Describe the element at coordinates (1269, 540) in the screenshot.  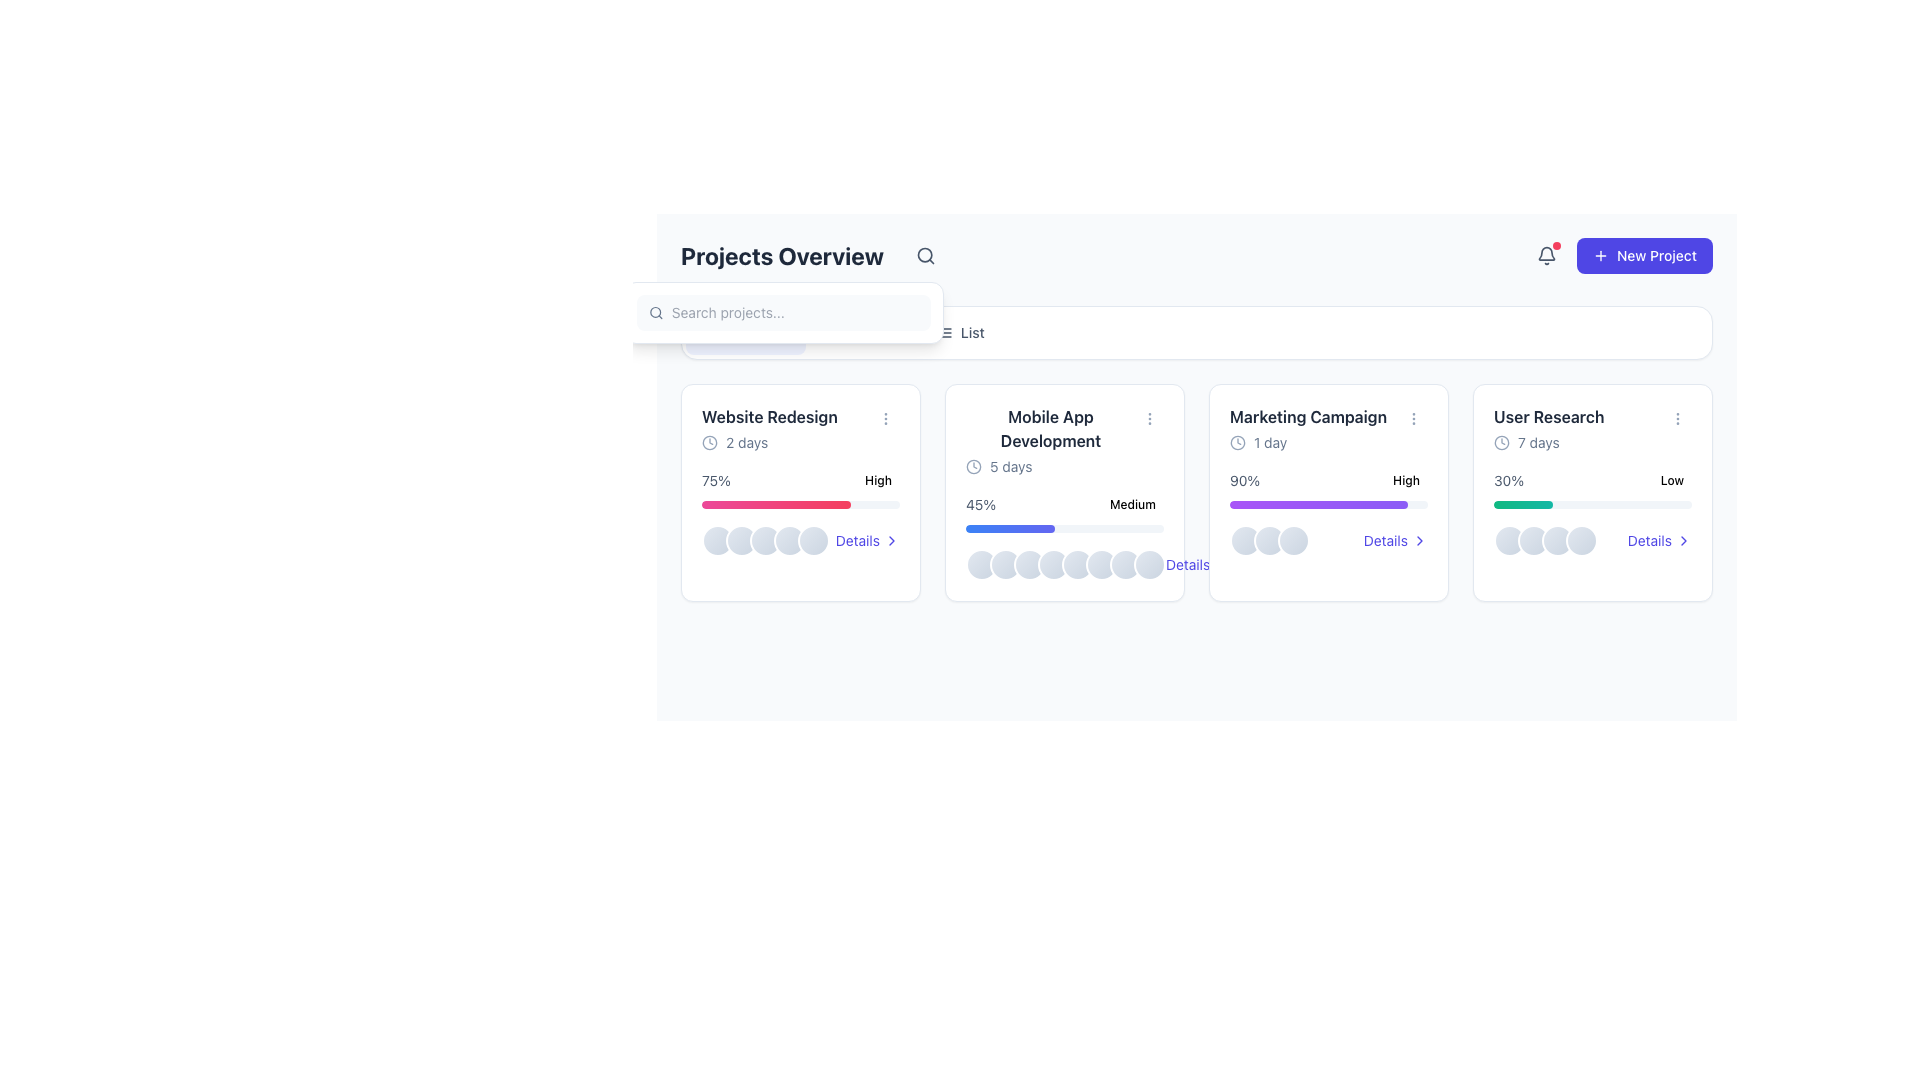
I see `the middle avatar in the Avatar group, which is visually centered among three overlapping circular icons with a gradient background and located below the '90%' progress bar in the 'Marketing Campaign' card` at that location.